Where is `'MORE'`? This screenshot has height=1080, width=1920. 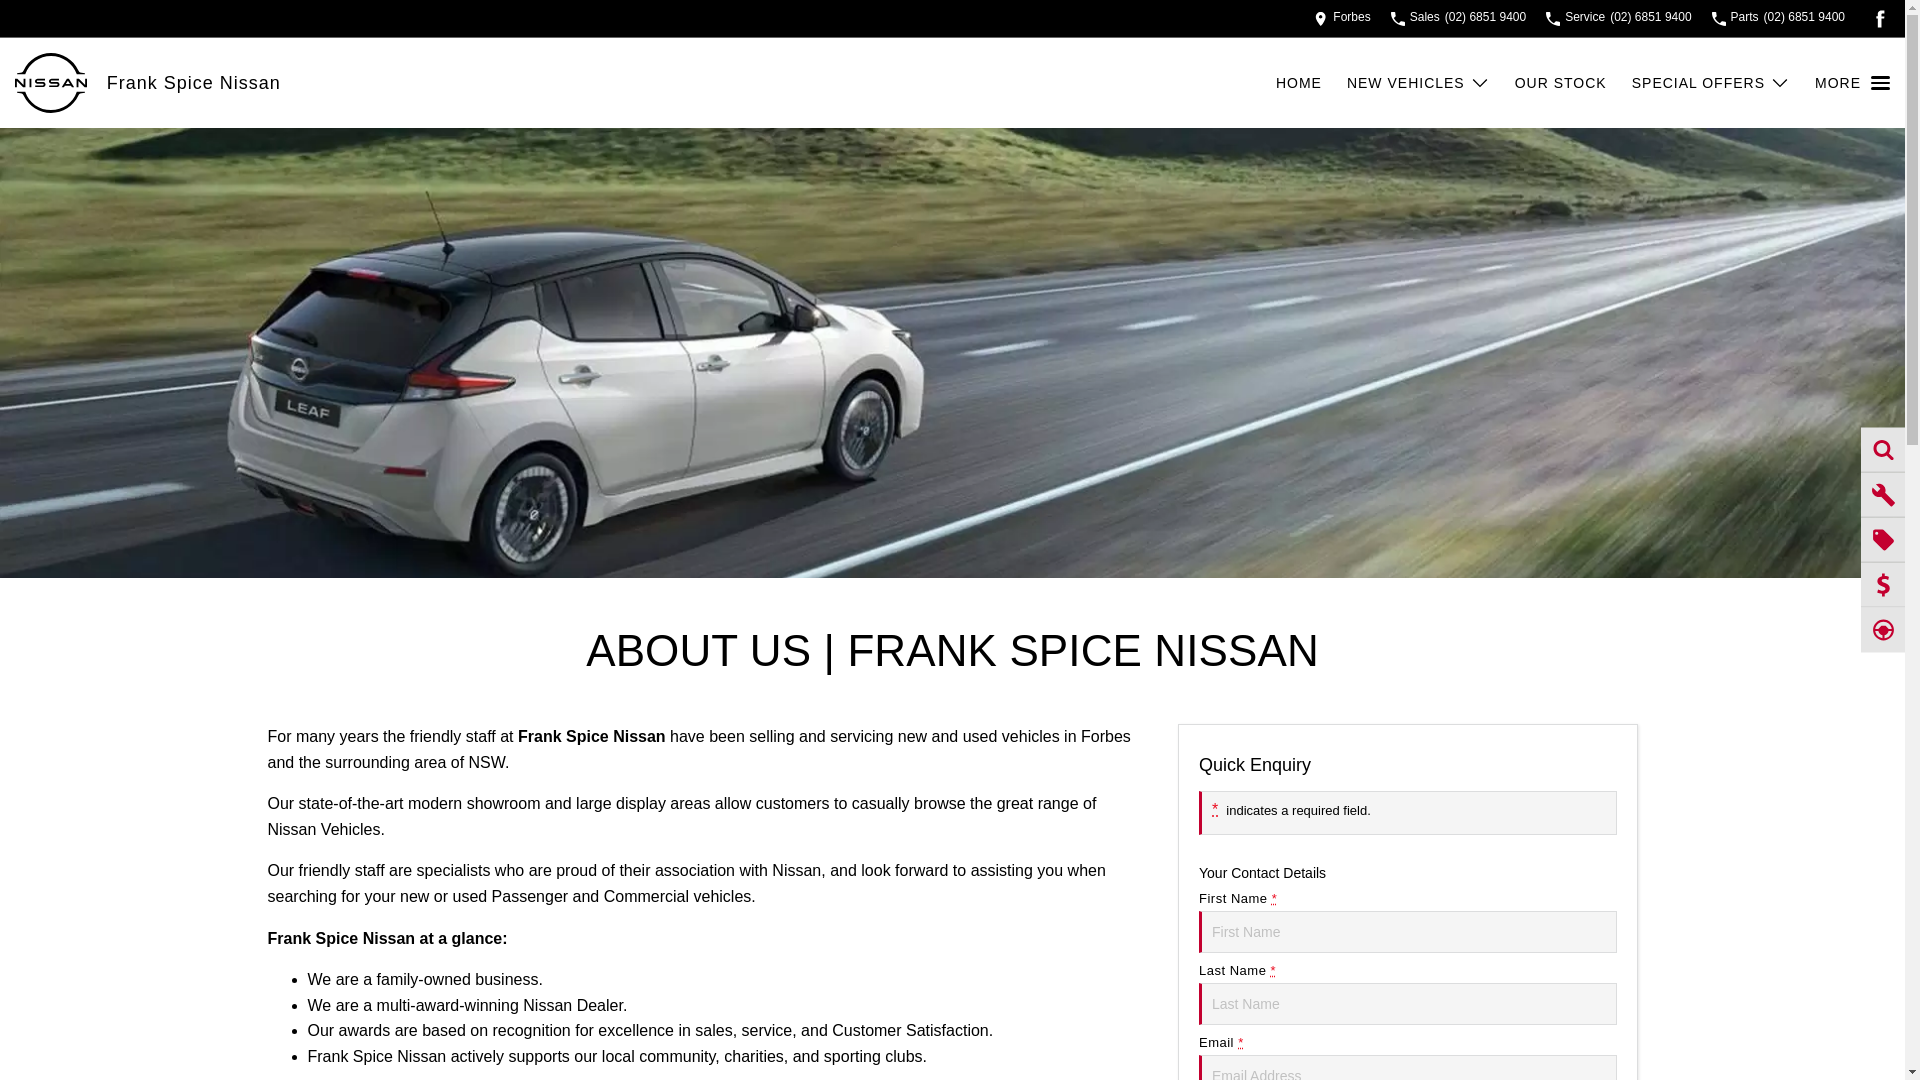
'MORE' is located at coordinates (1851, 82).